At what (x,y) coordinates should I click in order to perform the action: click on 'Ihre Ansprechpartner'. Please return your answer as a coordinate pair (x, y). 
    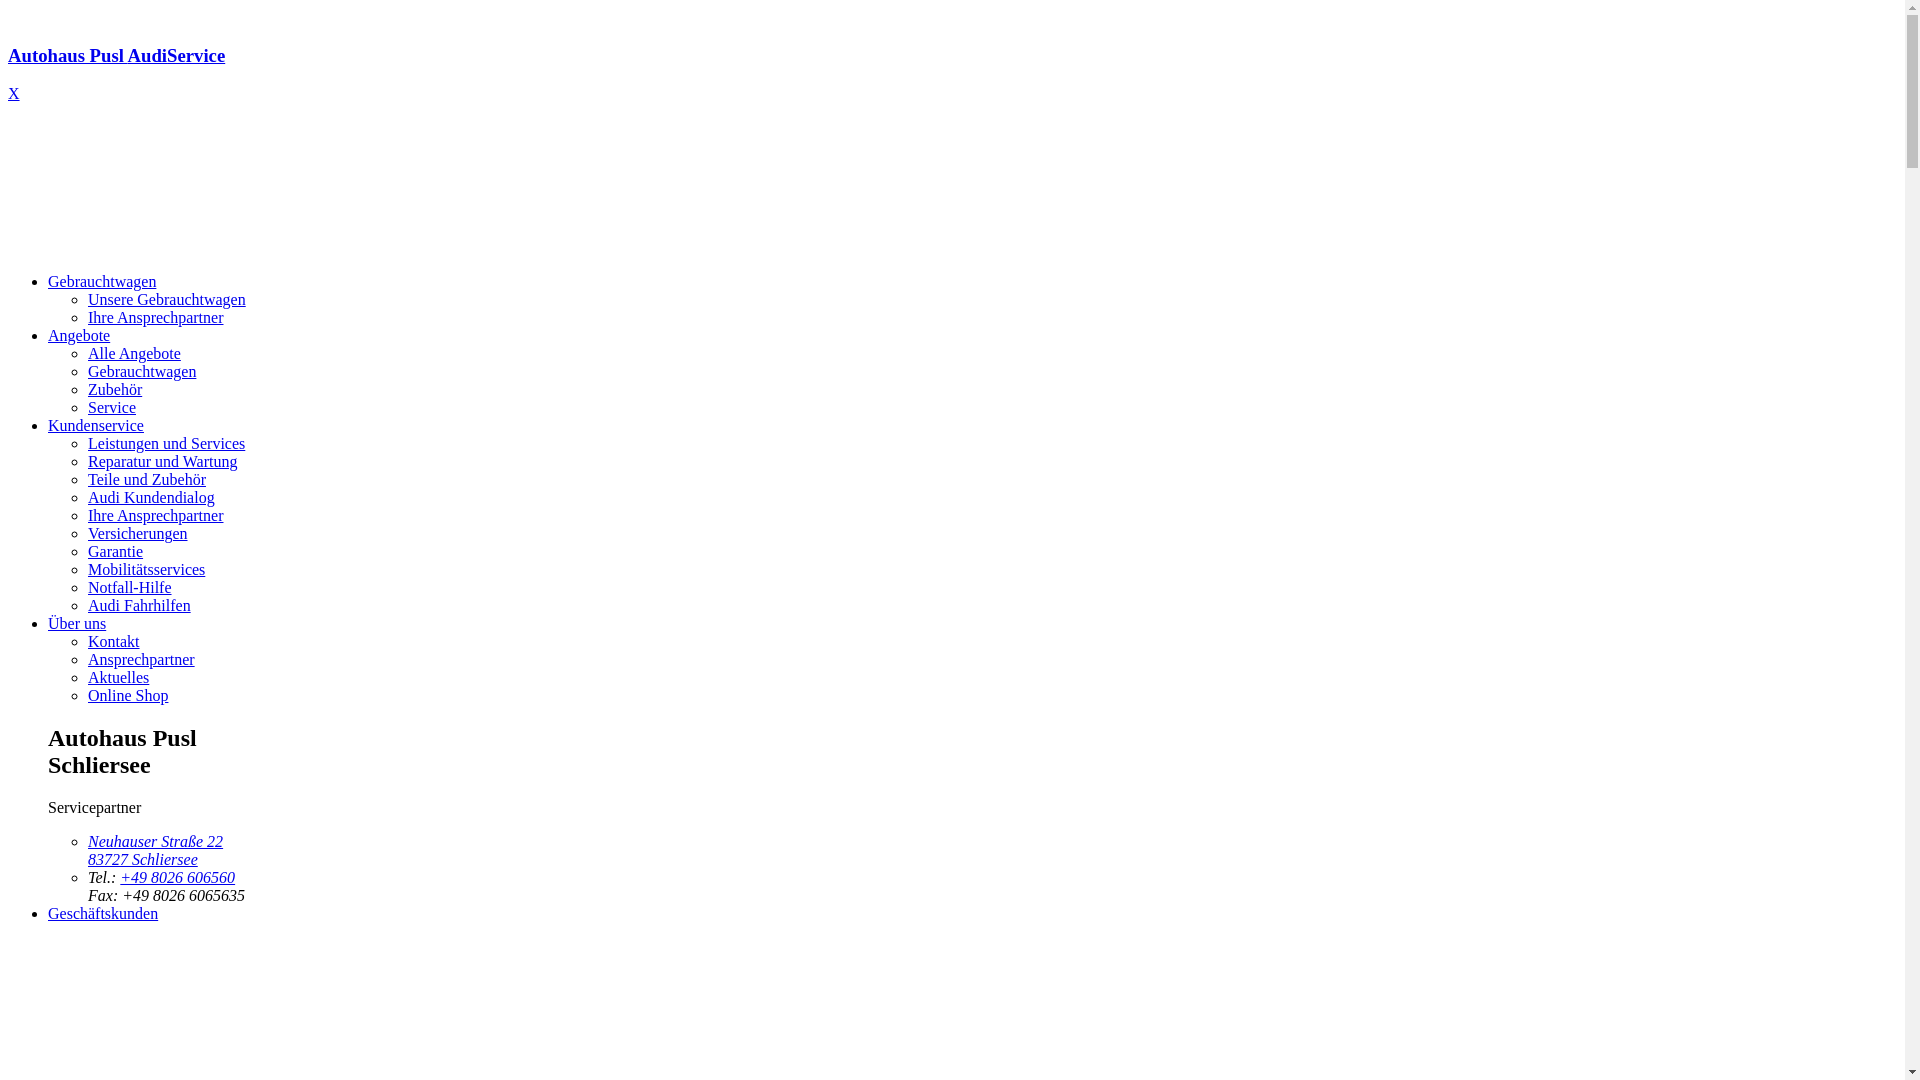
    Looking at the image, I should click on (86, 316).